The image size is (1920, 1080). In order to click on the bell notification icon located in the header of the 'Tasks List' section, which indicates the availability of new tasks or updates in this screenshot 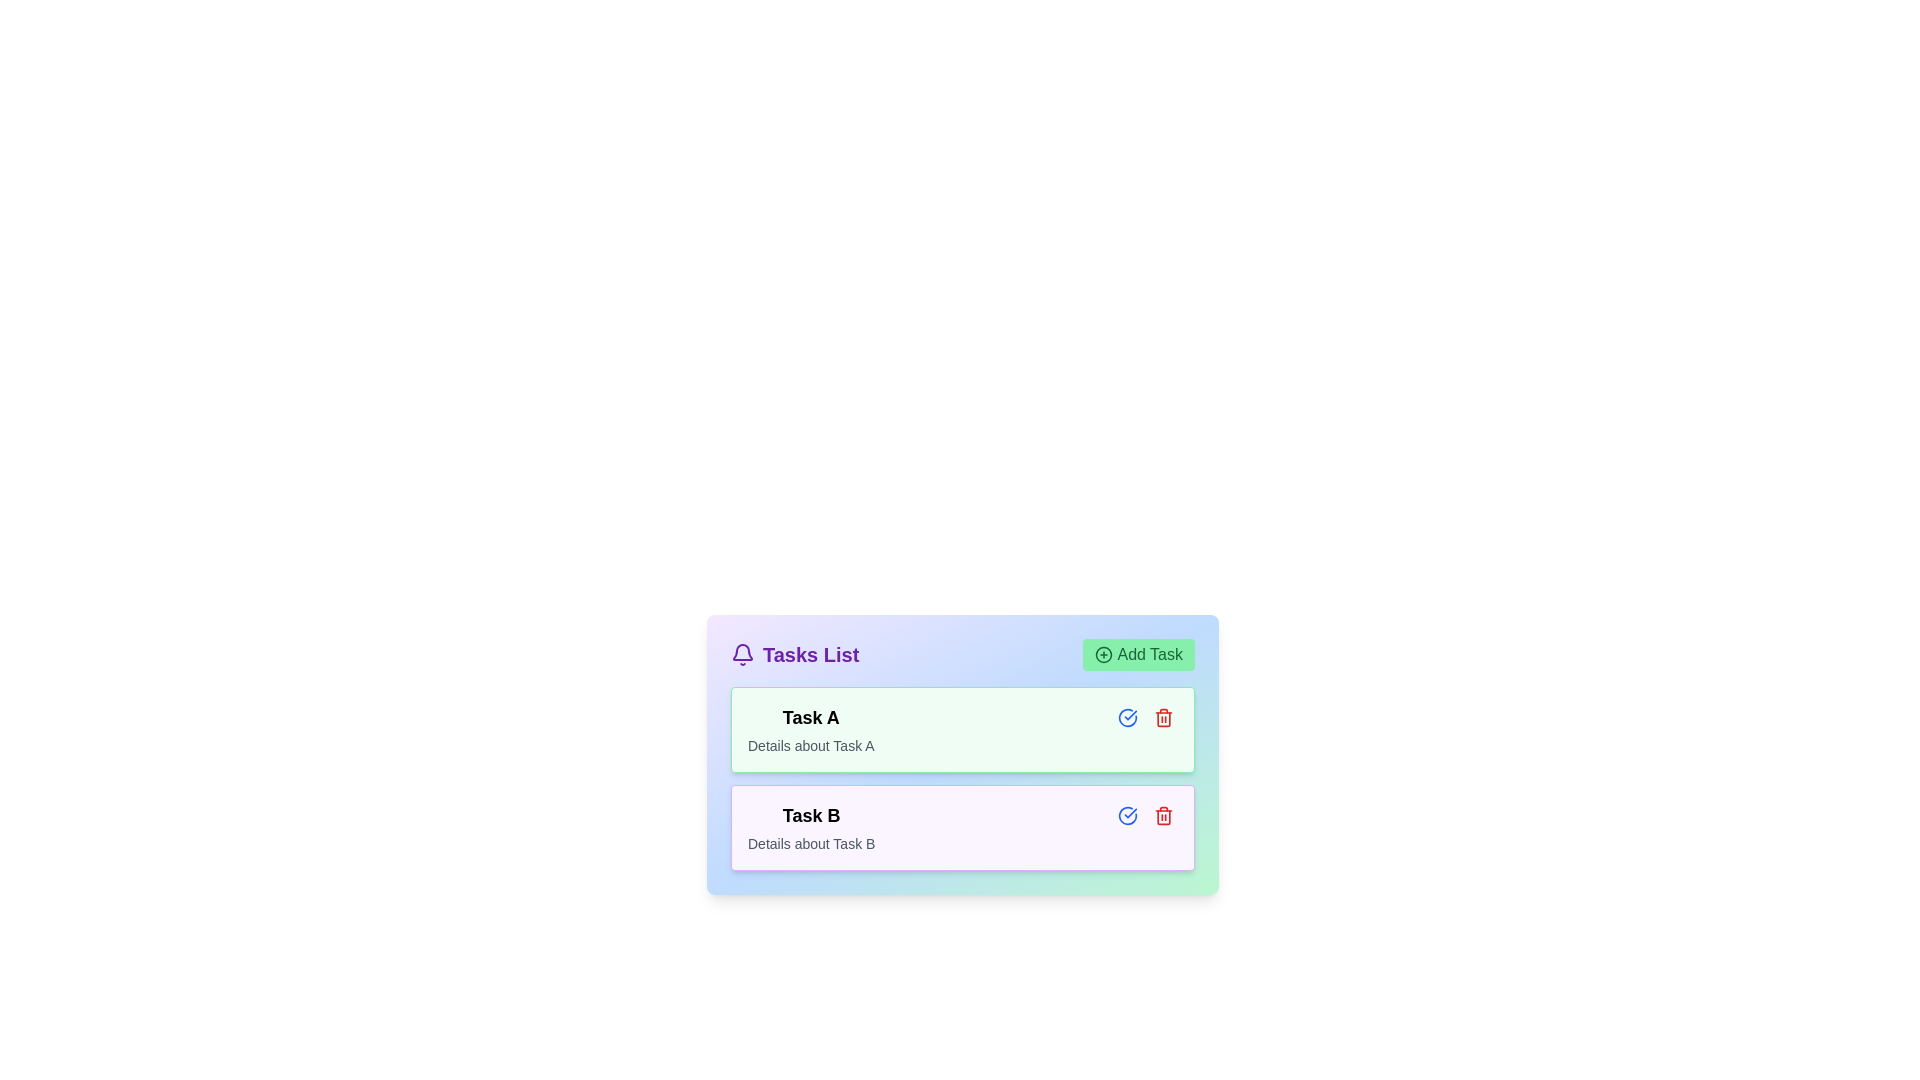, I will do `click(742, 652)`.